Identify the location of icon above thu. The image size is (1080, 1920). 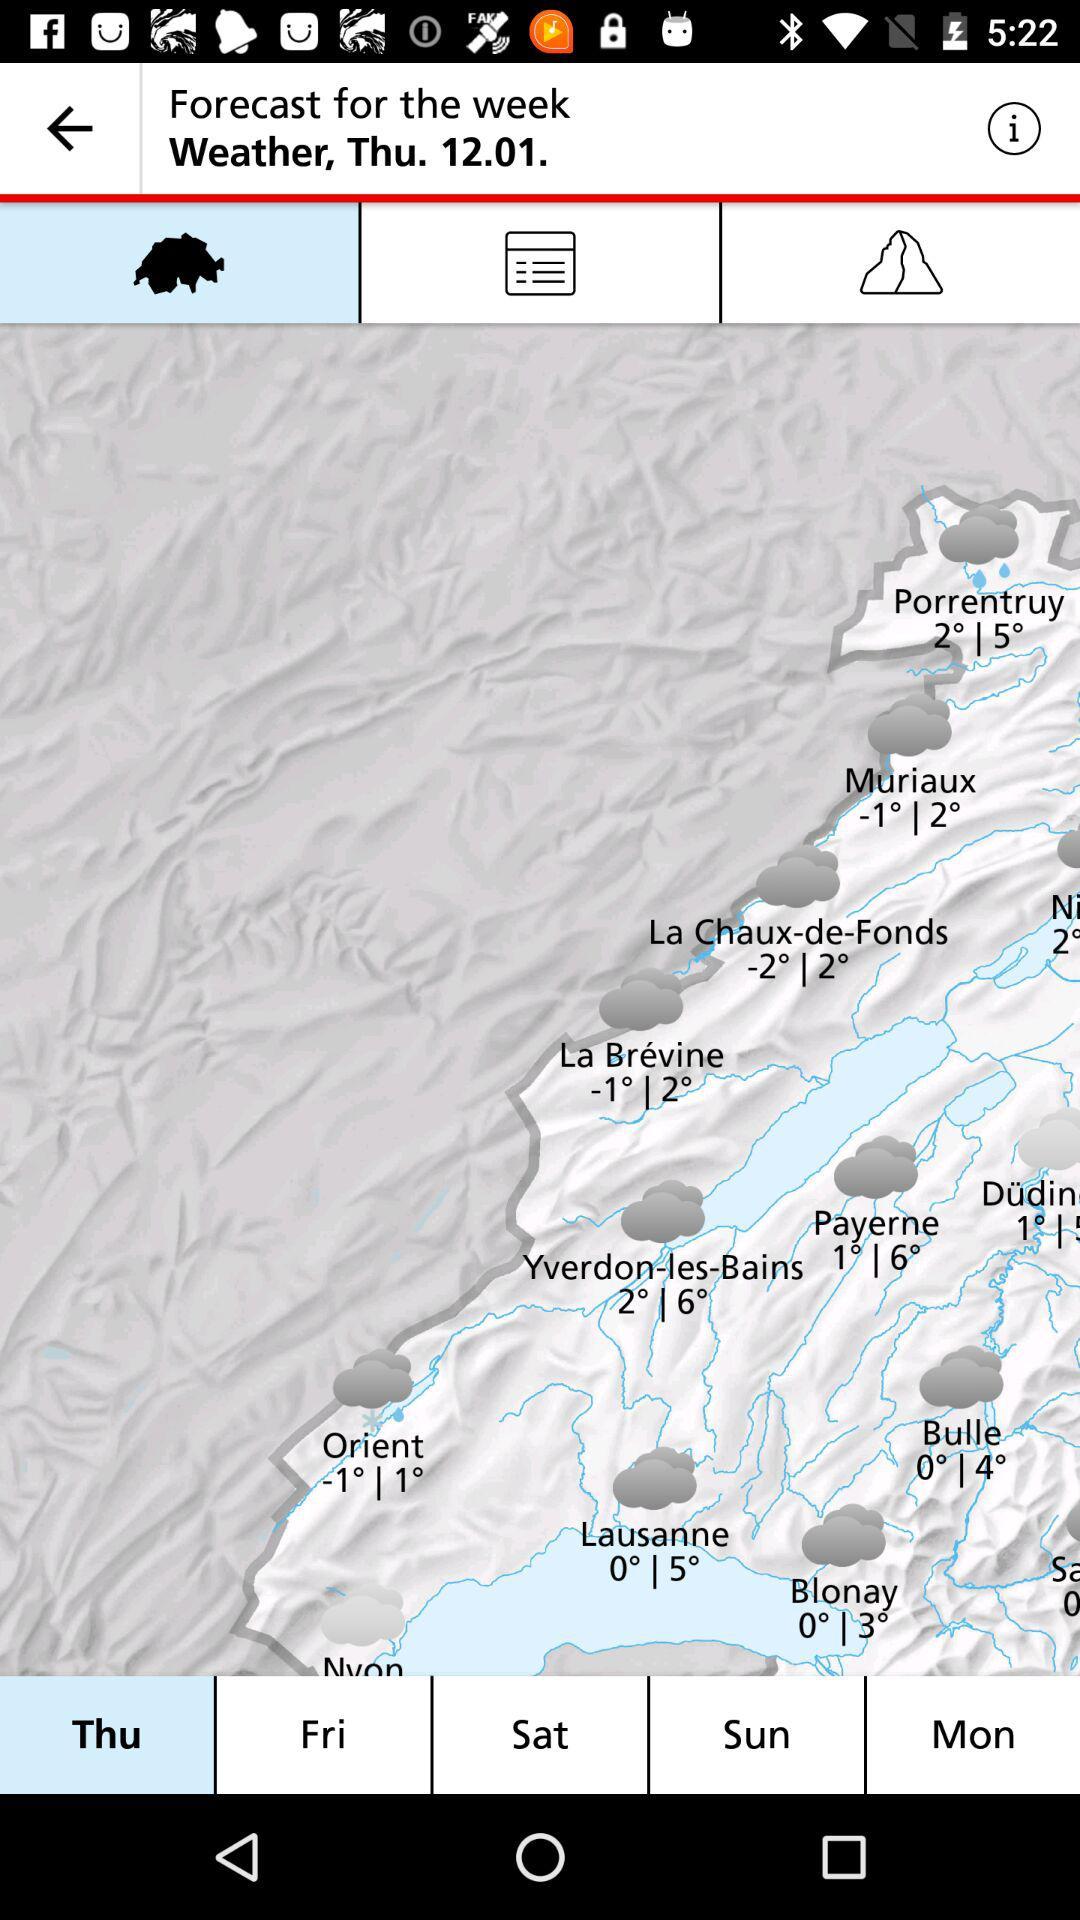
(178, 261).